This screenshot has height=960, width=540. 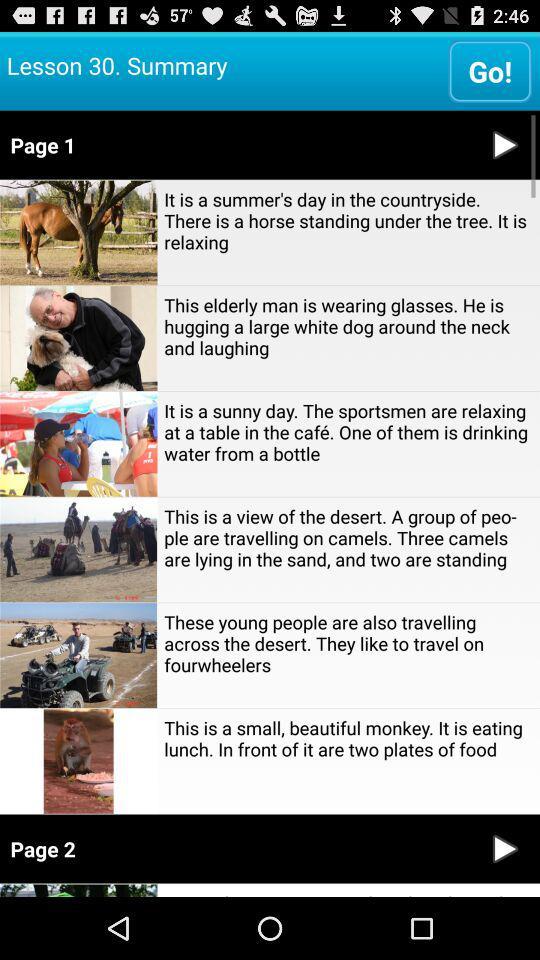 What do you see at coordinates (504, 143) in the screenshot?
I see `the button which is next to page 1` at bounding box center [504, 143].